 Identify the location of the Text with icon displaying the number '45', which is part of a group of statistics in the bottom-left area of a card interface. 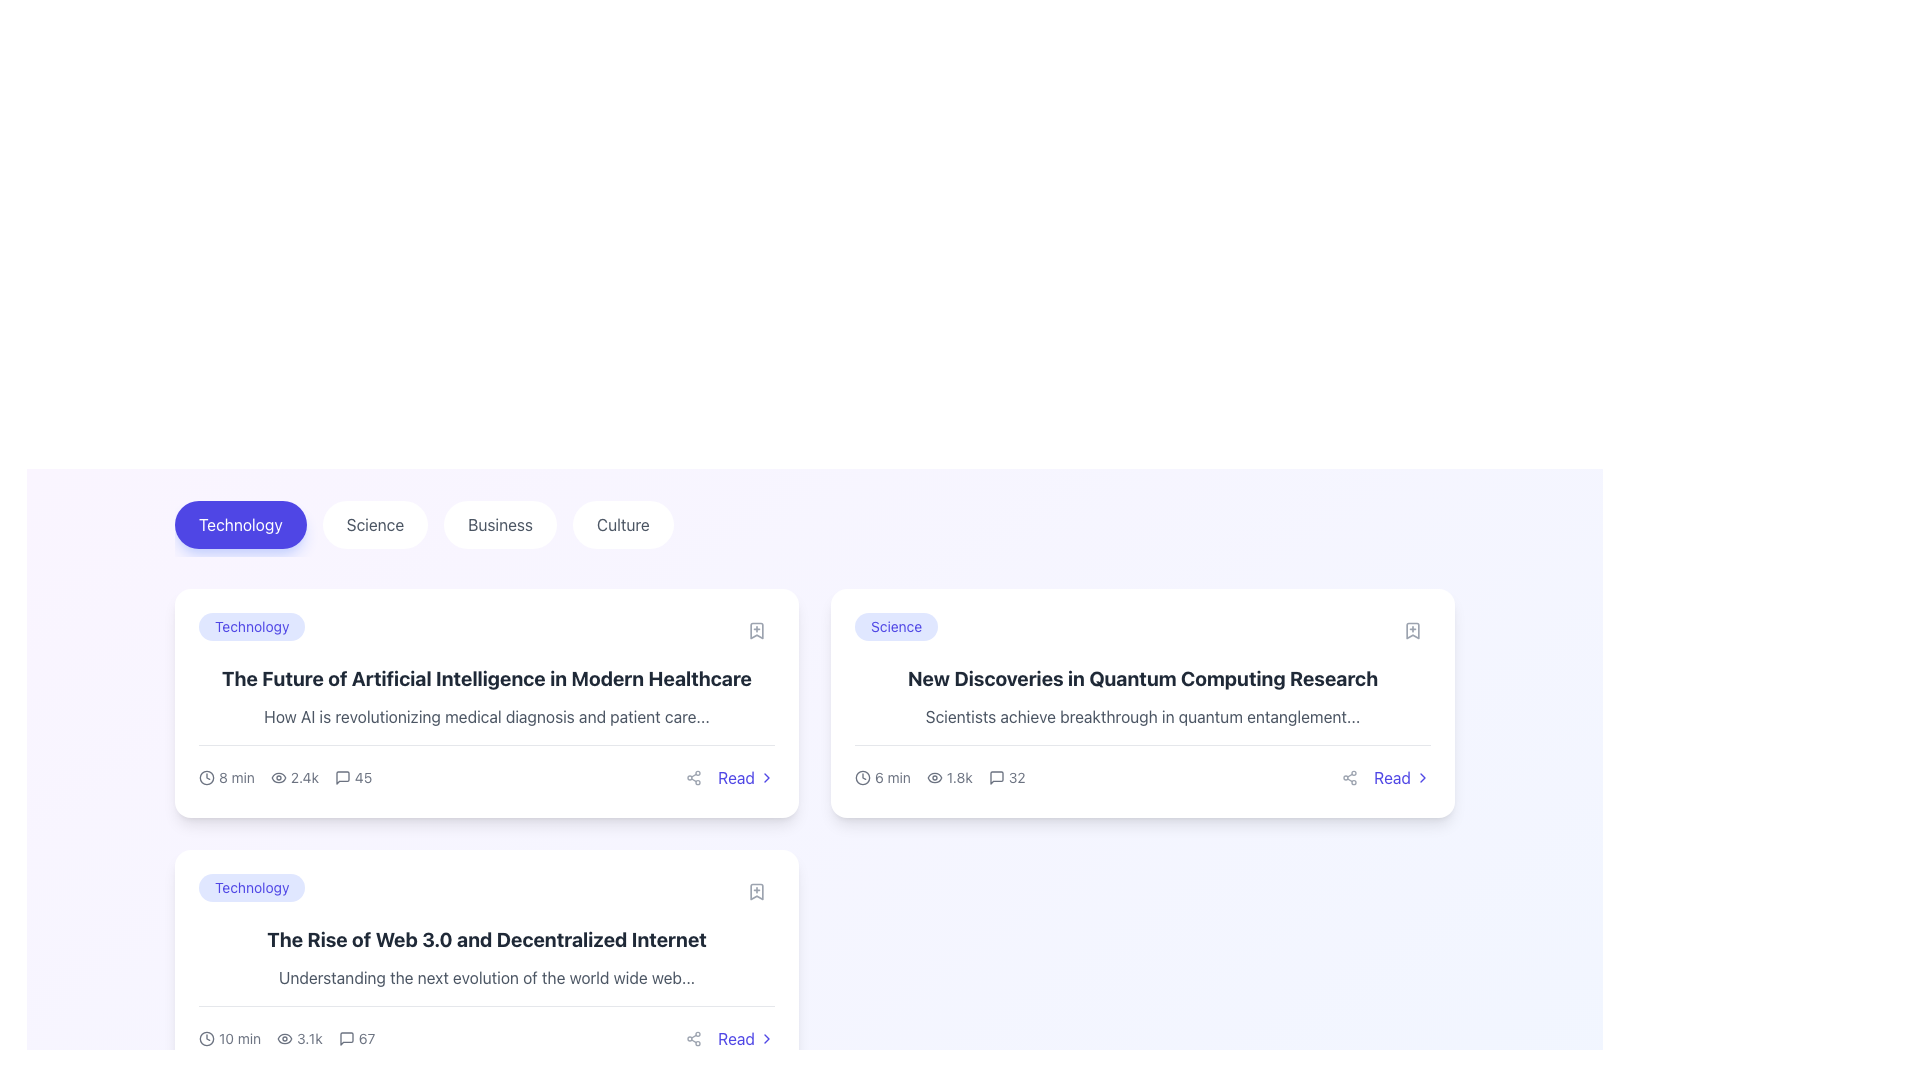
(353, 777).